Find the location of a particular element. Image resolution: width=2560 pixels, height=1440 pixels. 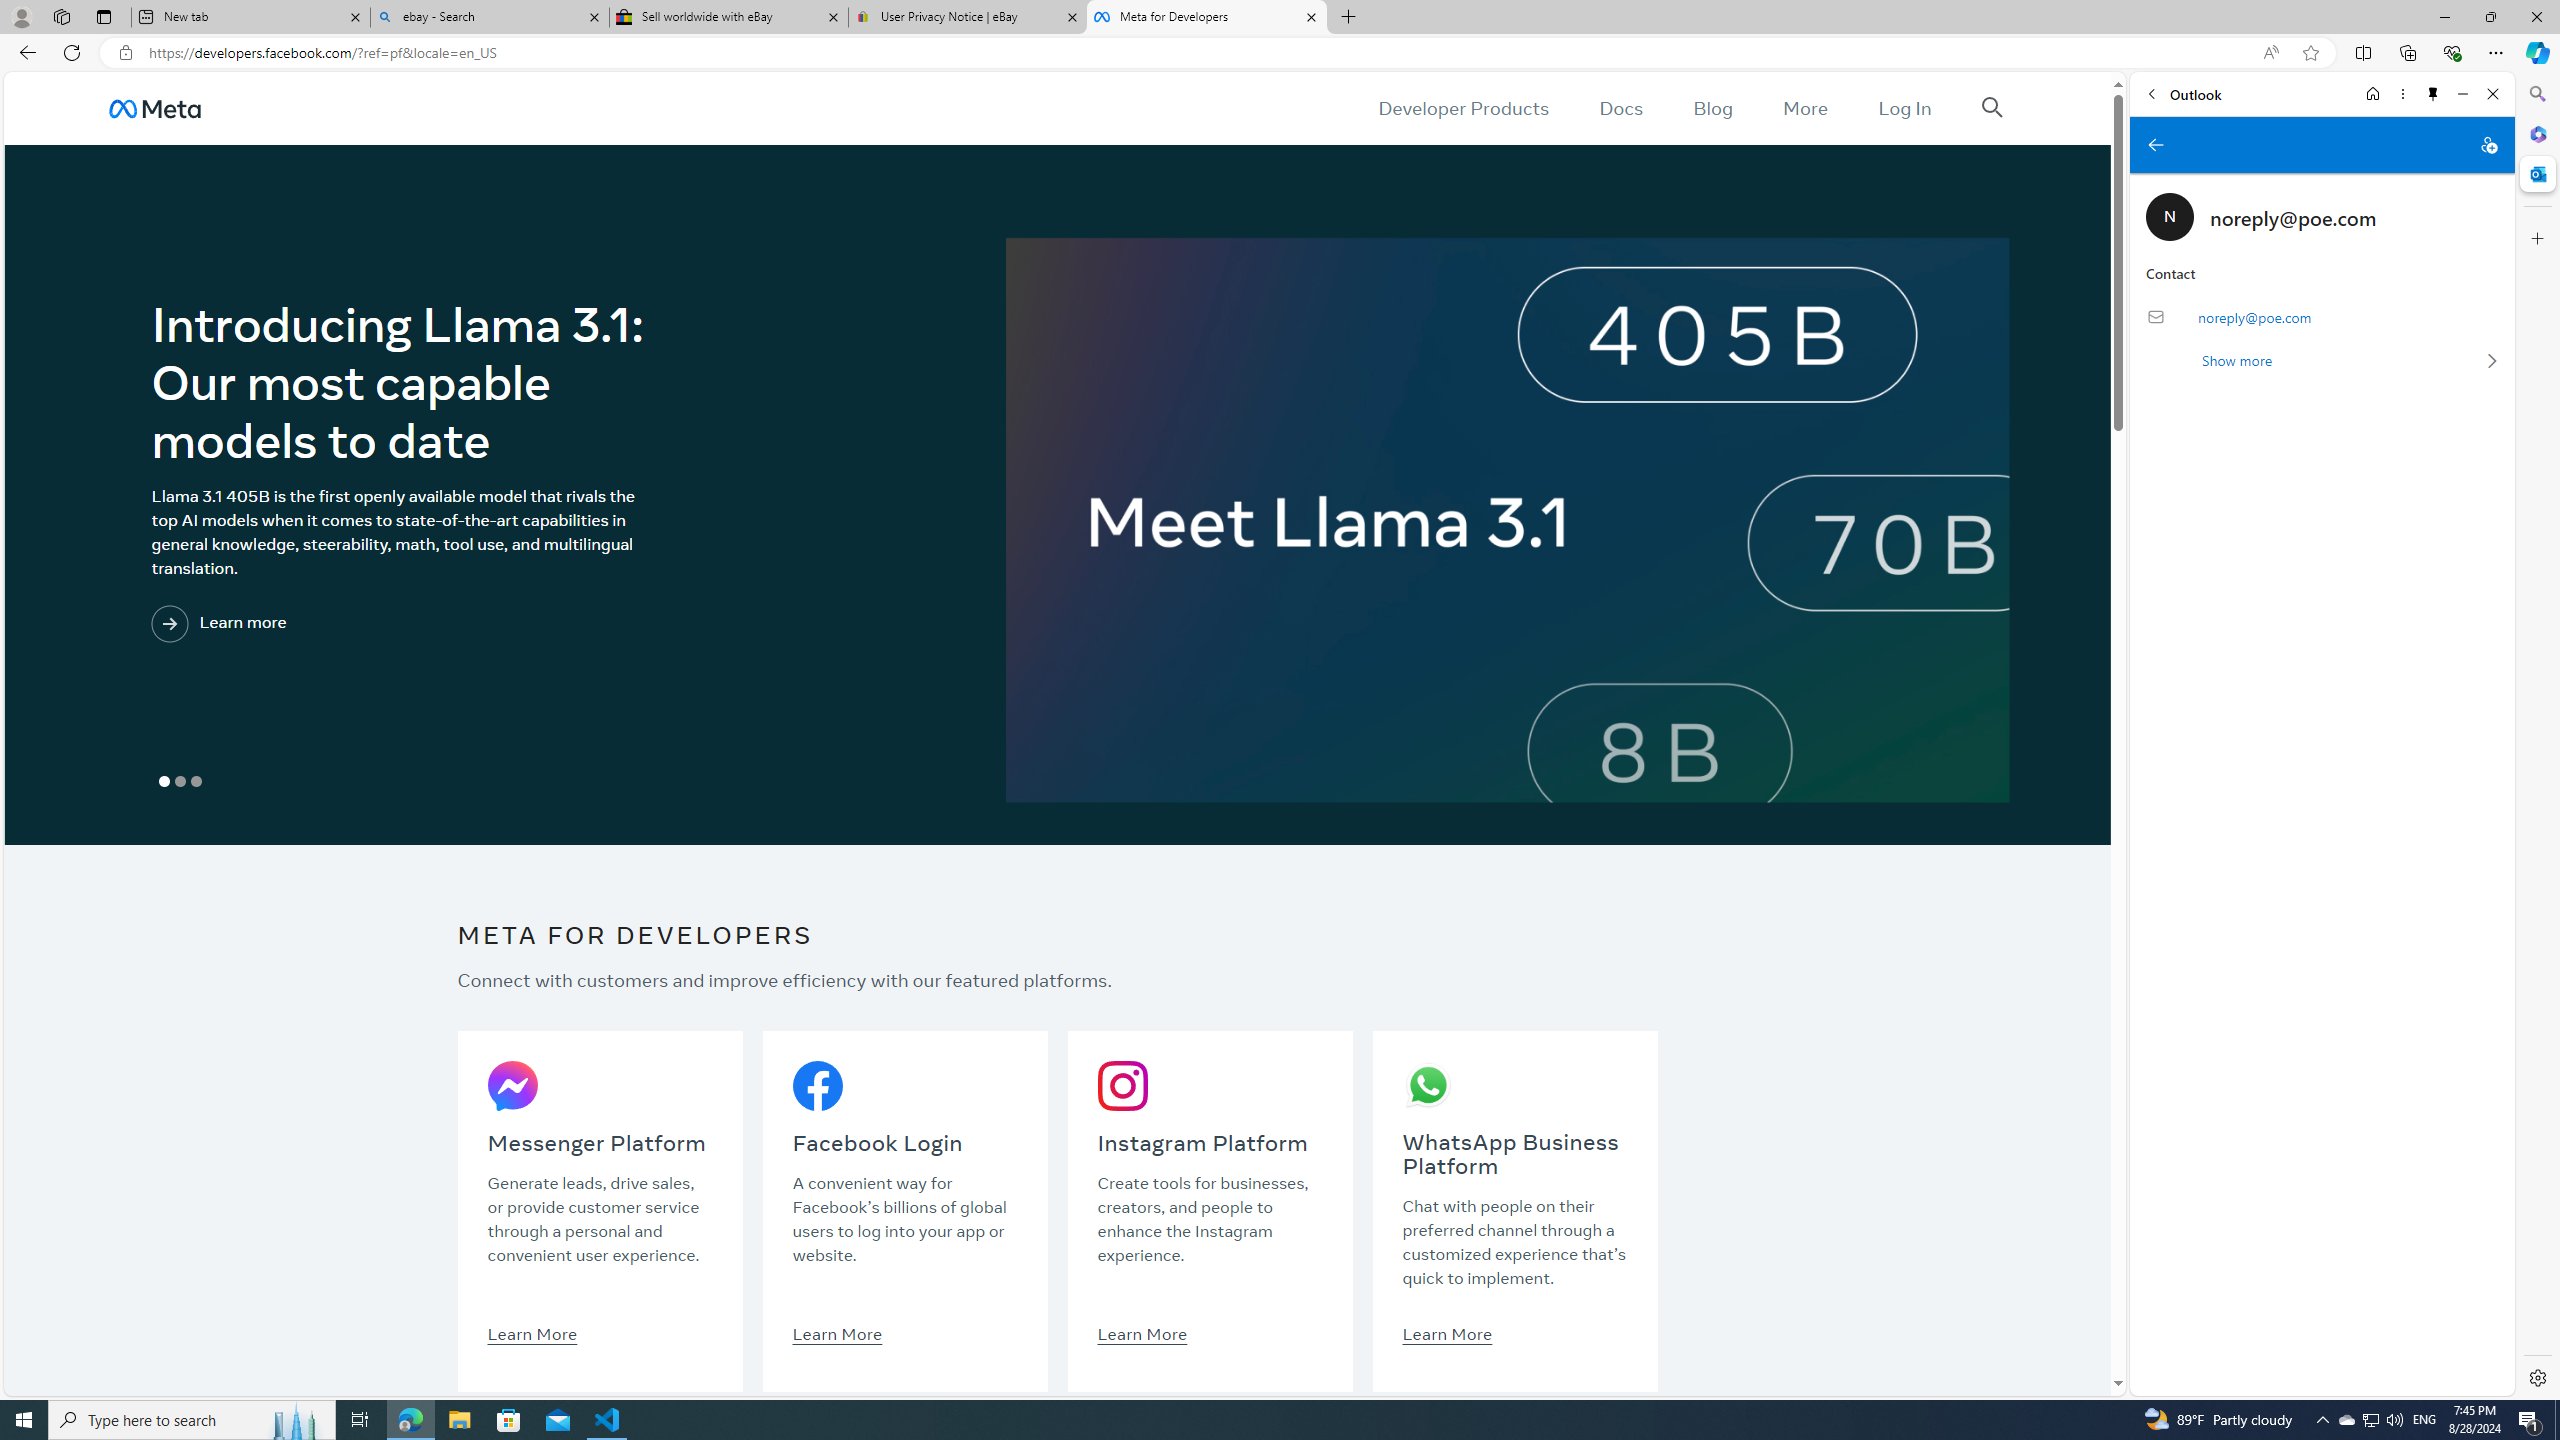

'Settings' is located at coordinates (2535, 1376).